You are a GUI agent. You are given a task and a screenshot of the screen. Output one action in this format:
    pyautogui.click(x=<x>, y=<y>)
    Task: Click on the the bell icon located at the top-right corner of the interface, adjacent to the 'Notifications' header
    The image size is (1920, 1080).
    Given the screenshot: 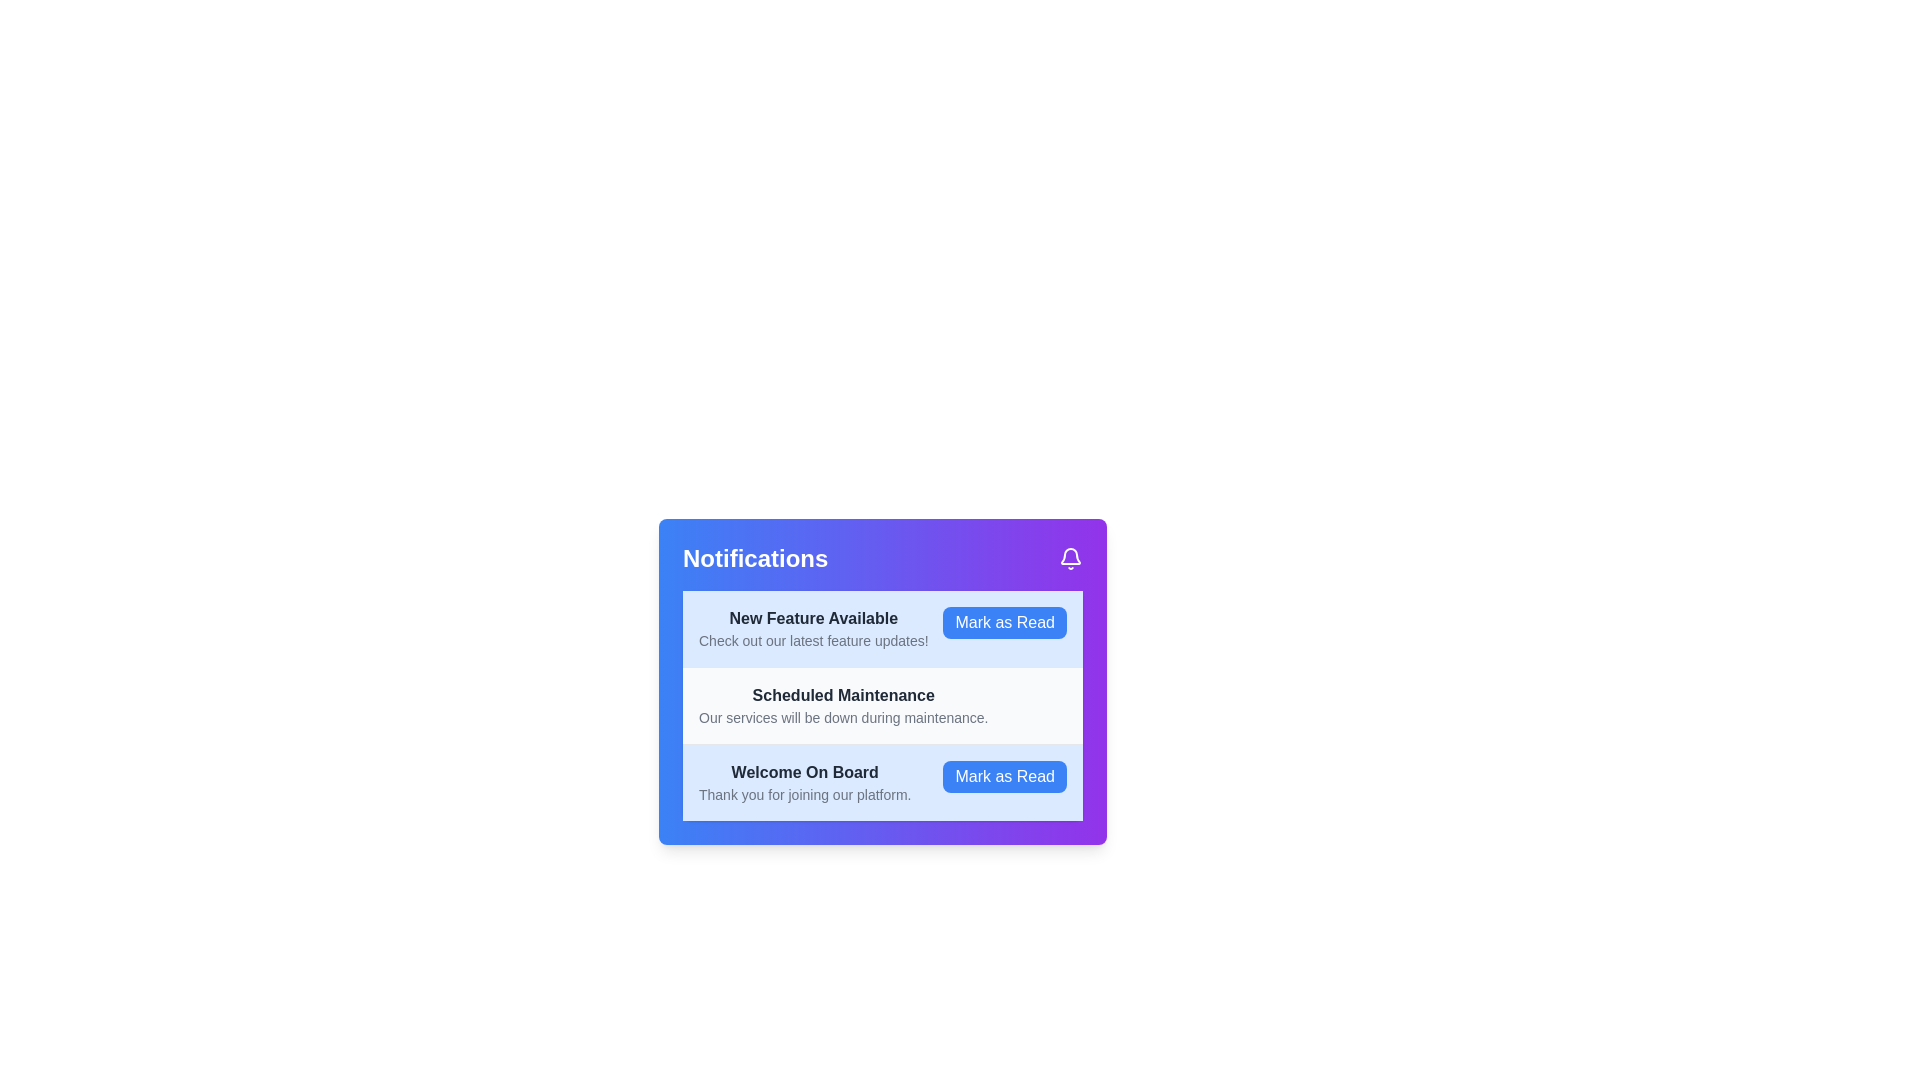 What is the action you would take?
    pyautogui.click(x=1069, y=559)
    